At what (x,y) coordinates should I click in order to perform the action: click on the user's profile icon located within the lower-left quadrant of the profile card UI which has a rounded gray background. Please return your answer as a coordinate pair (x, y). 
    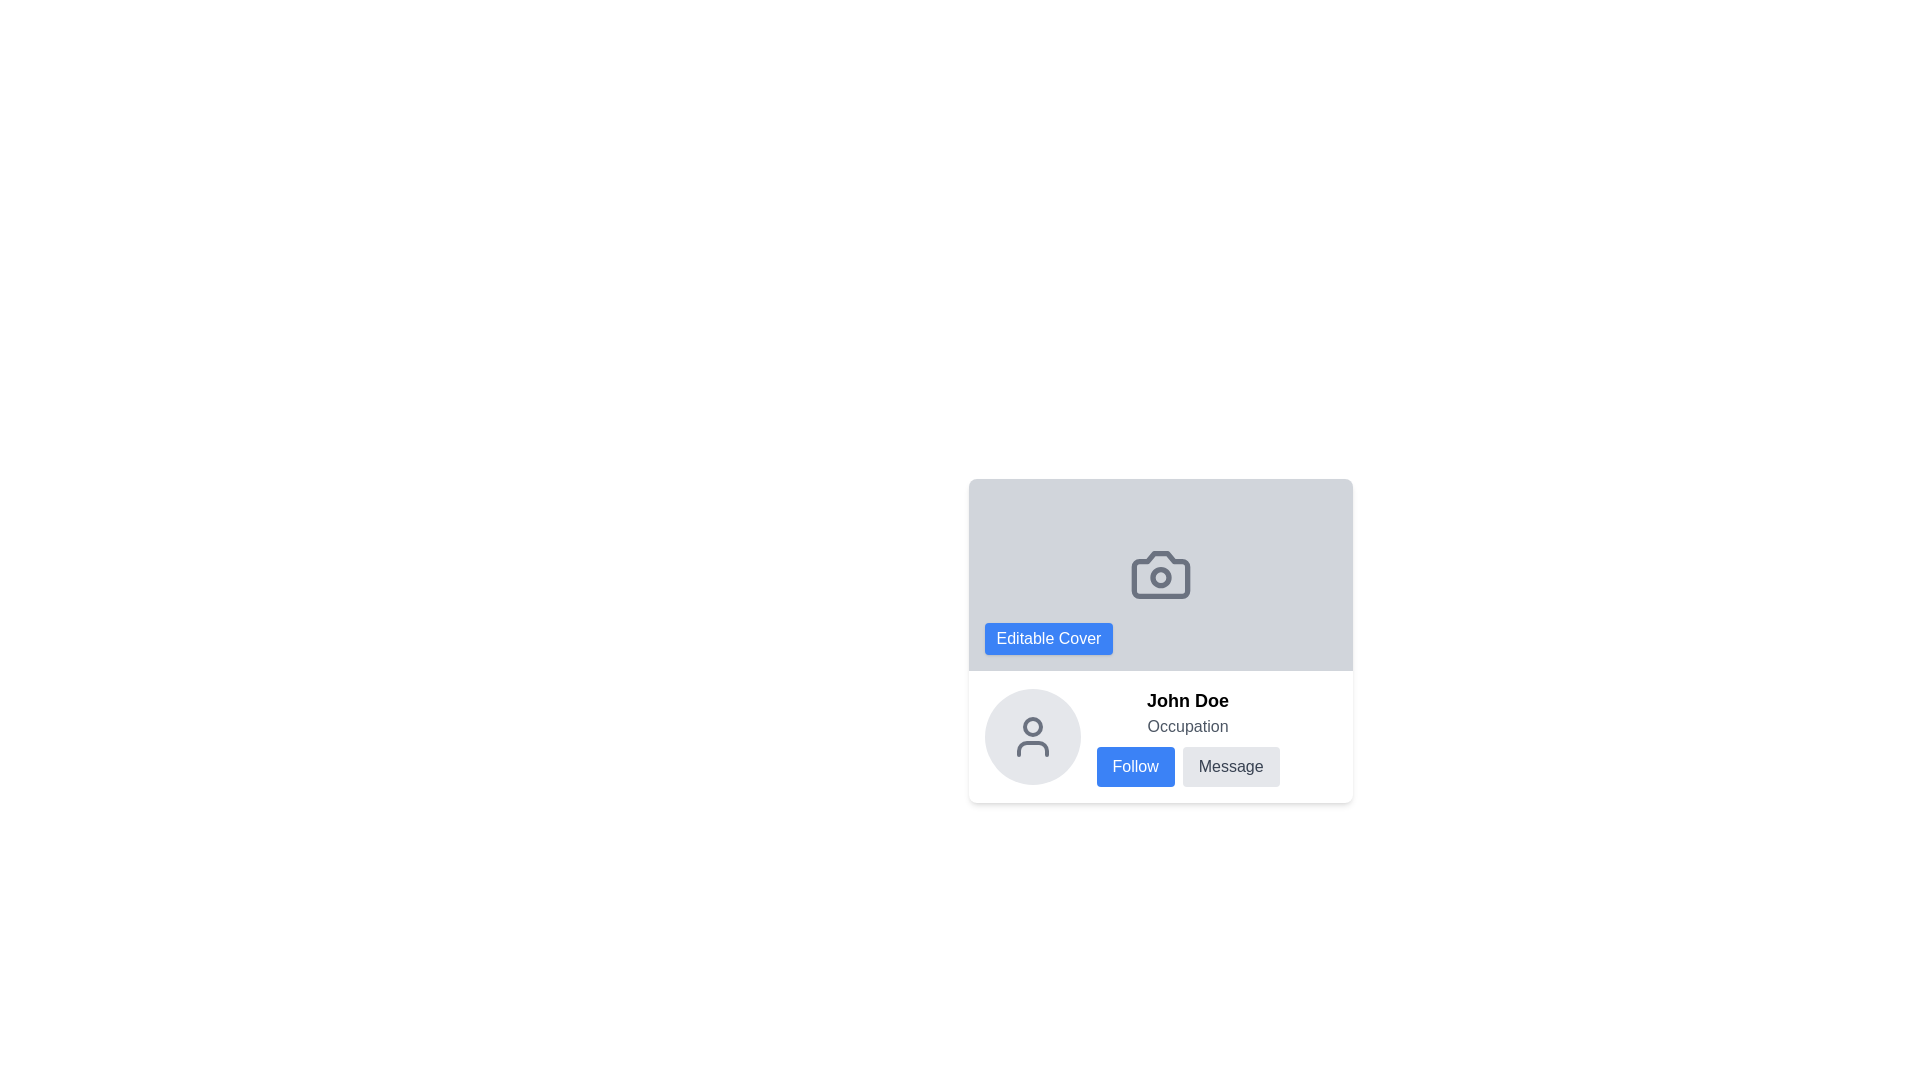
    Looking at the image, I should click on (1032, 736).